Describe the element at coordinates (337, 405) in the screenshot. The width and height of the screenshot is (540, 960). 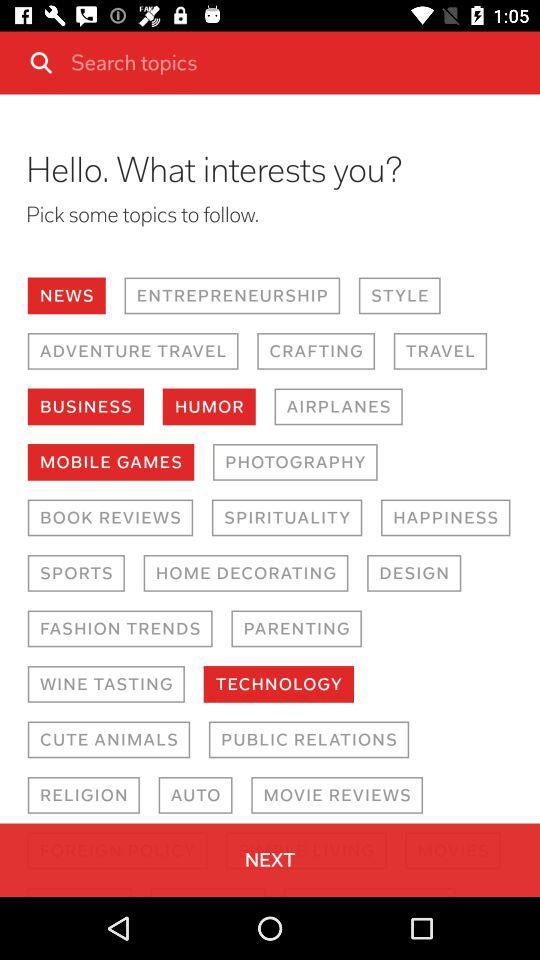
I see `item to the right of the humor icon` at that location.